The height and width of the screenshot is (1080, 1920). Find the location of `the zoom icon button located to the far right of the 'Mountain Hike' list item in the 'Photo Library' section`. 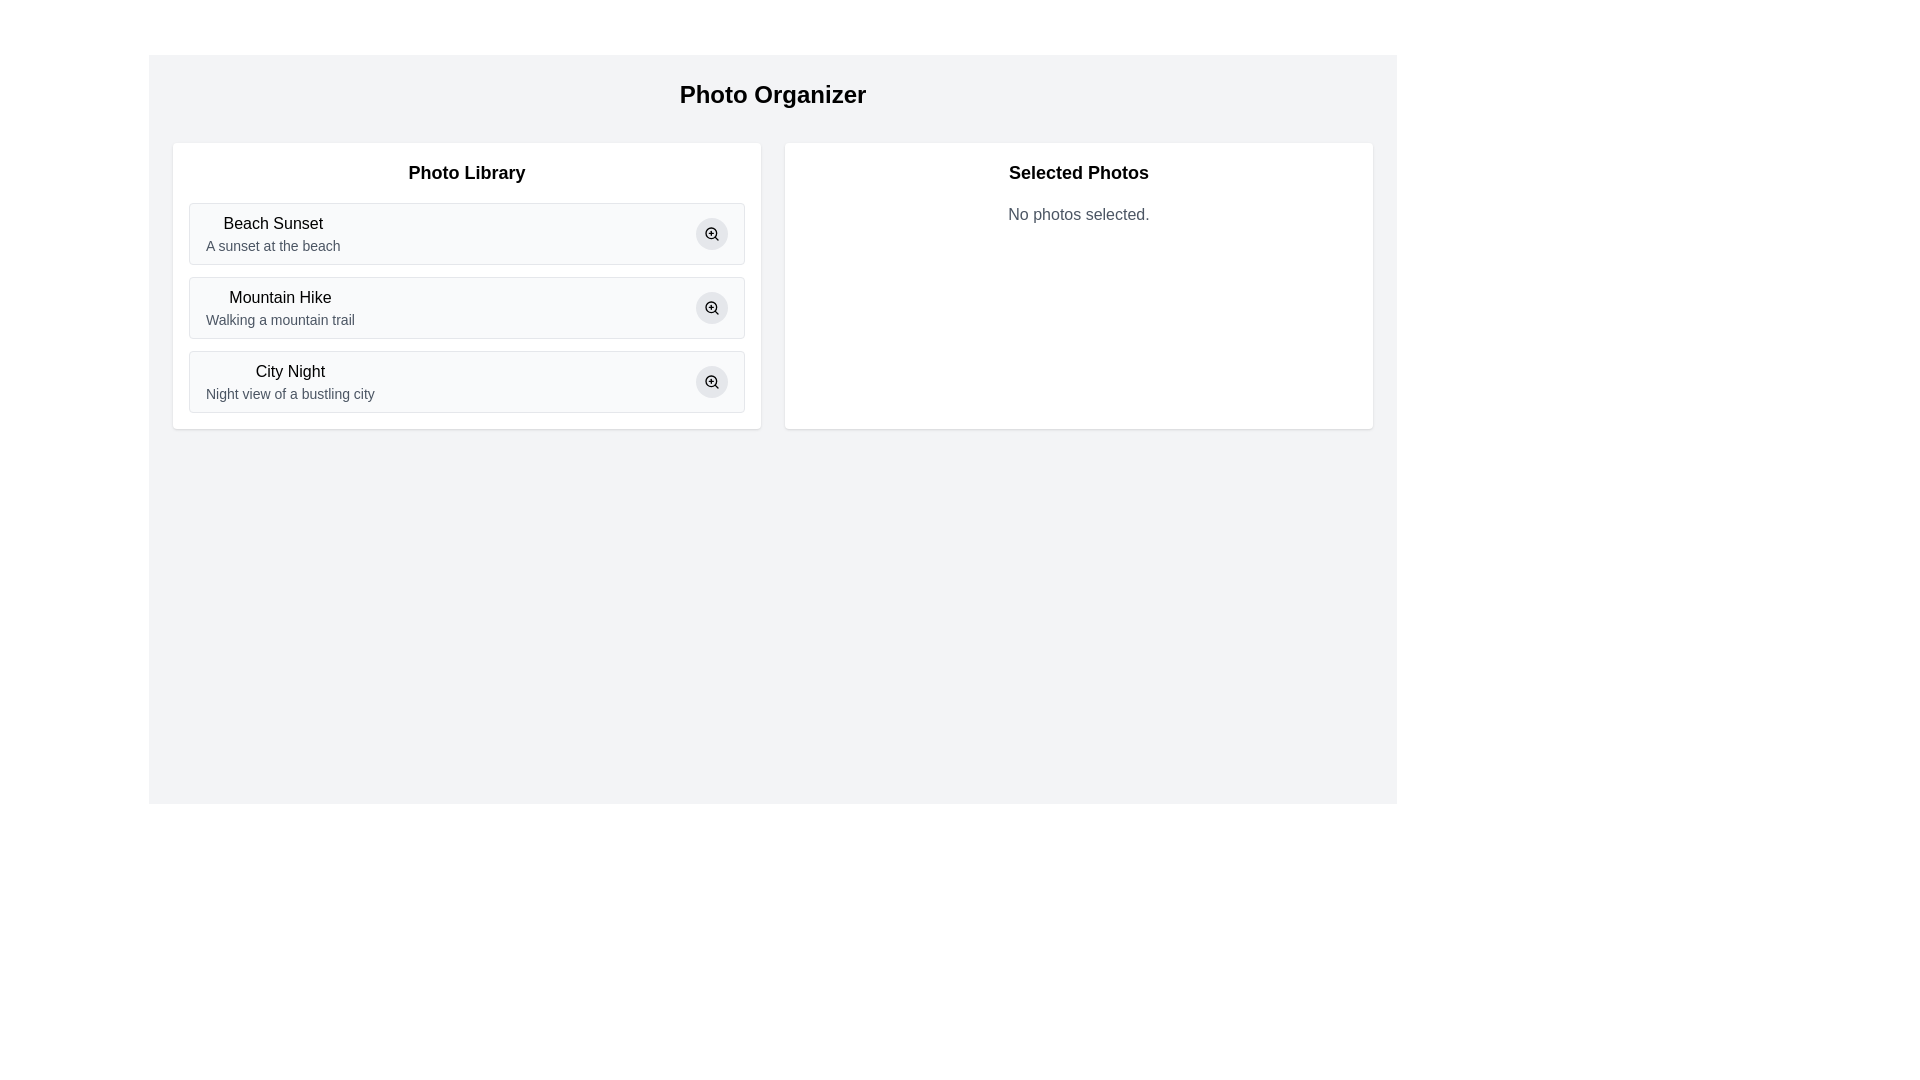

the zoom icon button located to the far right of the 'Mountain Hike' list item in the 'Photo Library' section is located at coordinates (711, 308).